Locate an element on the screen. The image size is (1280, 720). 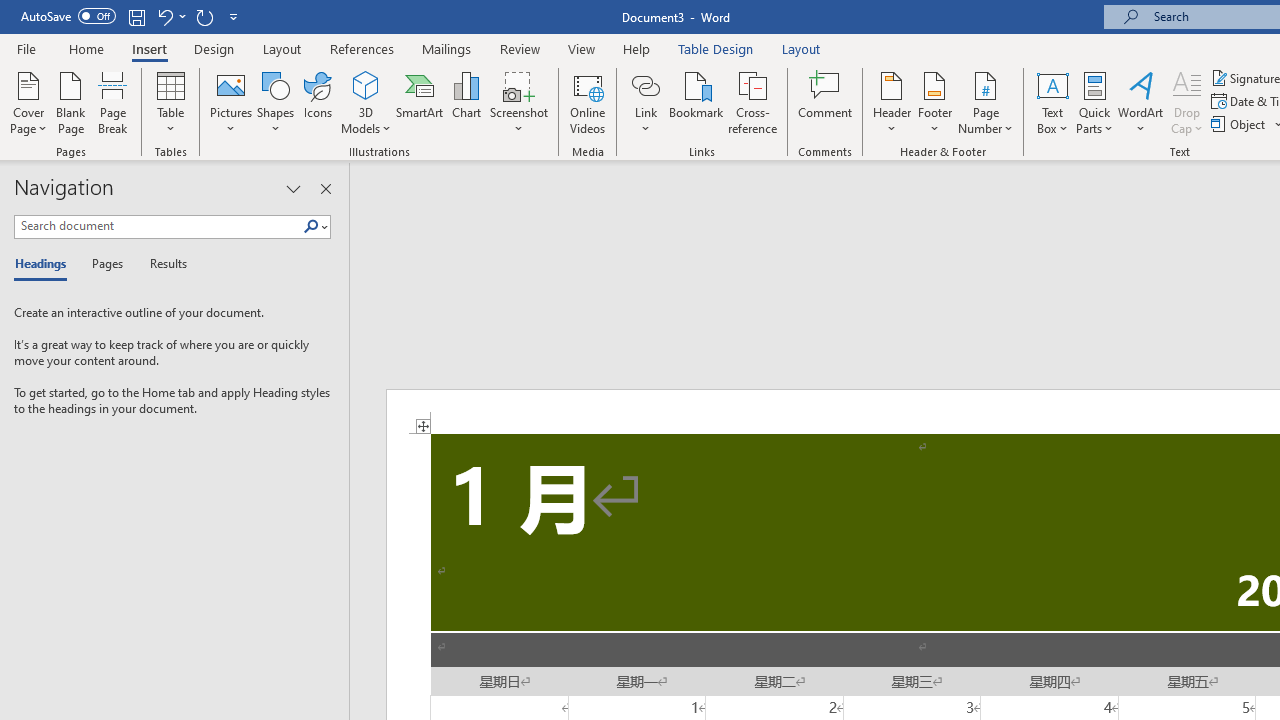
'Quick Parts' is located at coordinates (1094, 103).